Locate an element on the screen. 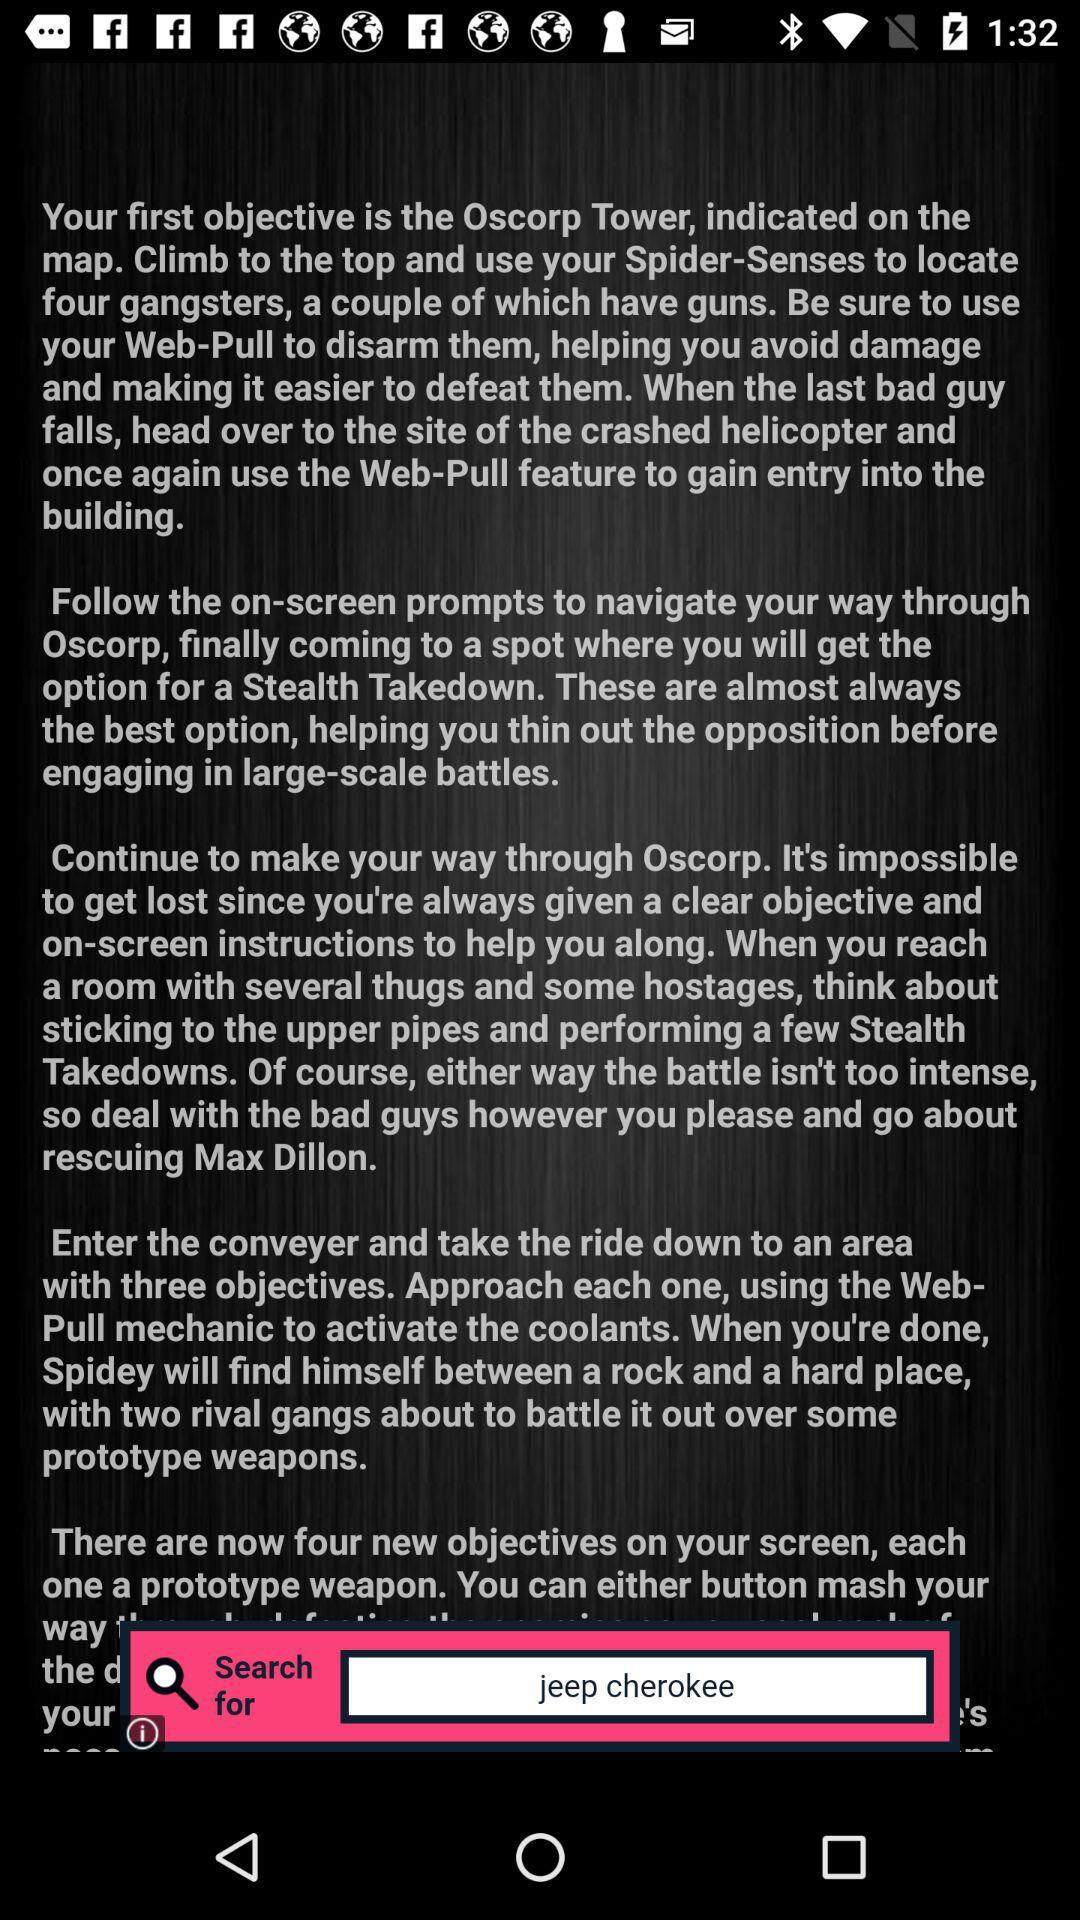  search for information is located at coordinates (540, 1685).